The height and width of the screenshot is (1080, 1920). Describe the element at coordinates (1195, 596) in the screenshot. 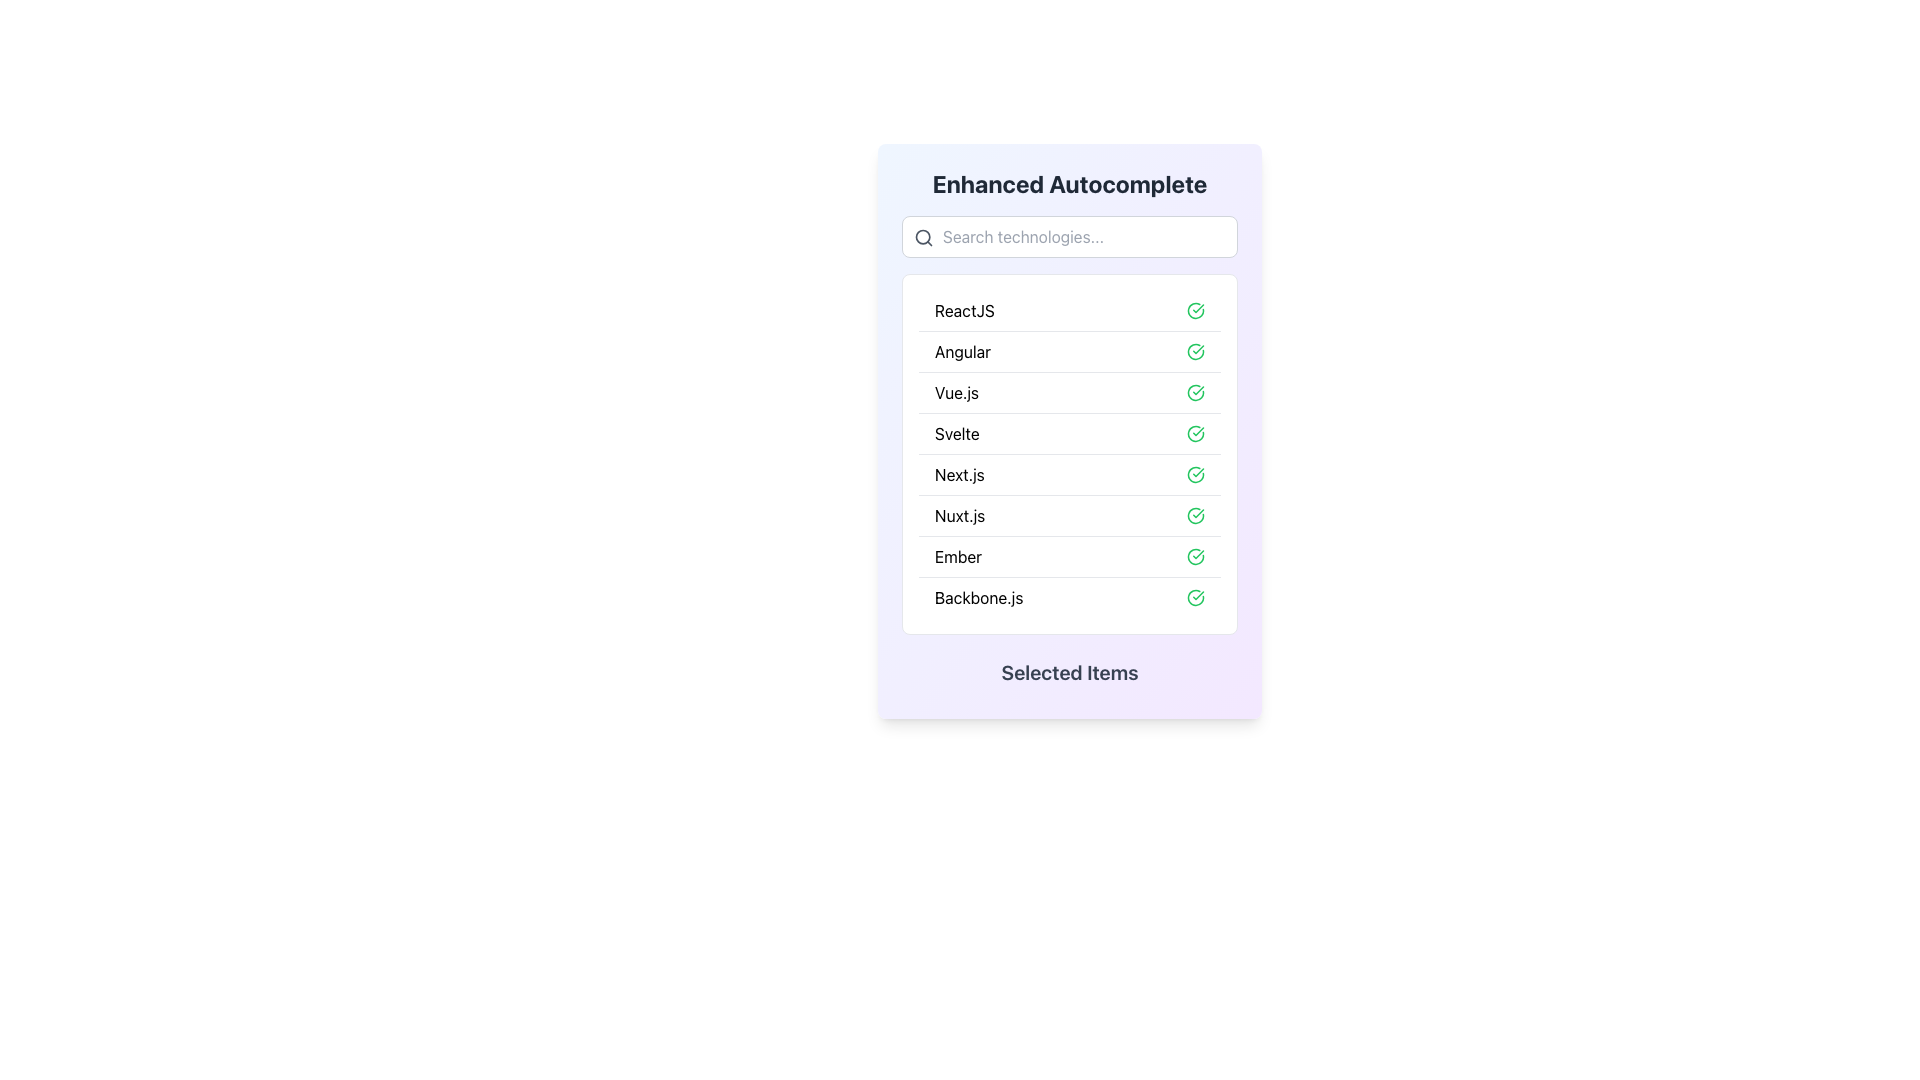

I see `the icon indicating the selected or approved state of 'Backbone.js' located at the right end of its row` at that location.